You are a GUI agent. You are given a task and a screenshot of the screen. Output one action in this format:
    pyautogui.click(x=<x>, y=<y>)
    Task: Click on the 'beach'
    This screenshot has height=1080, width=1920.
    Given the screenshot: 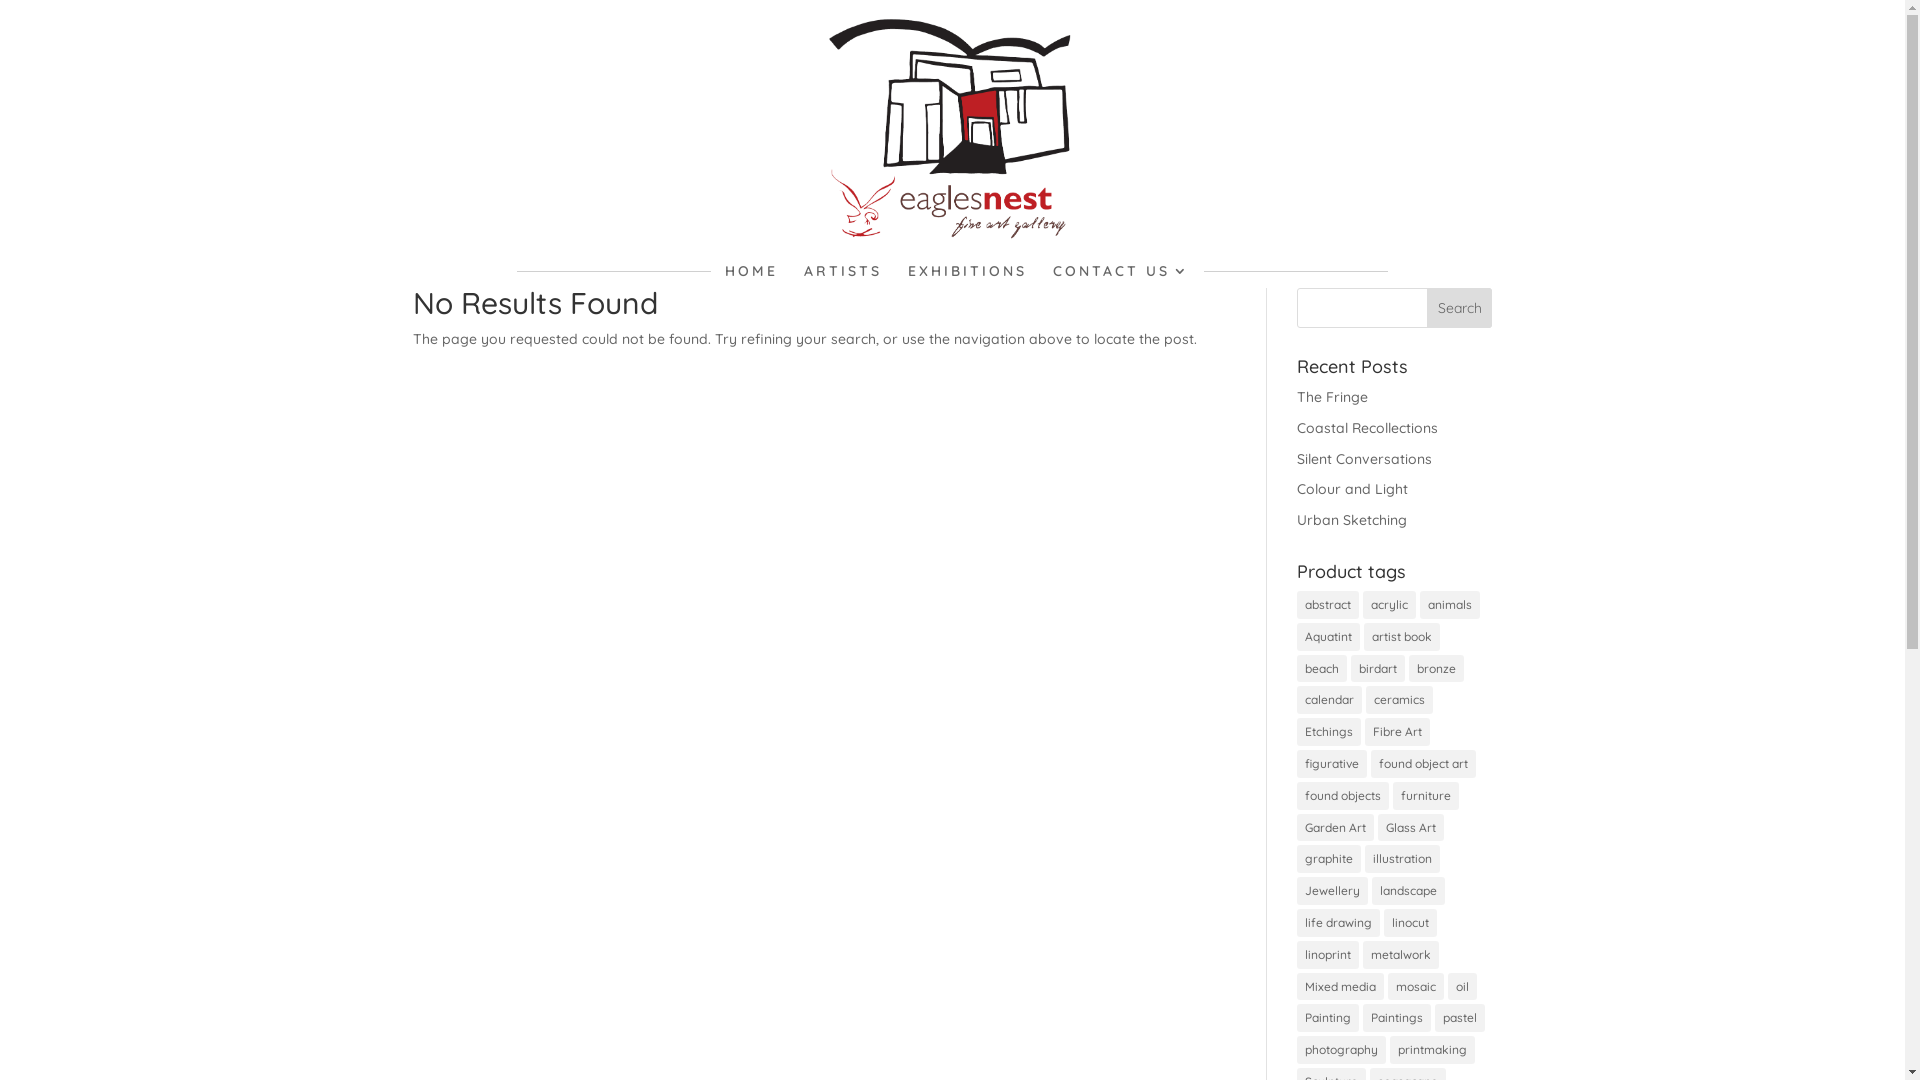 What is the action you would take?
    pyautogui.click(x=1321, y=668)
    